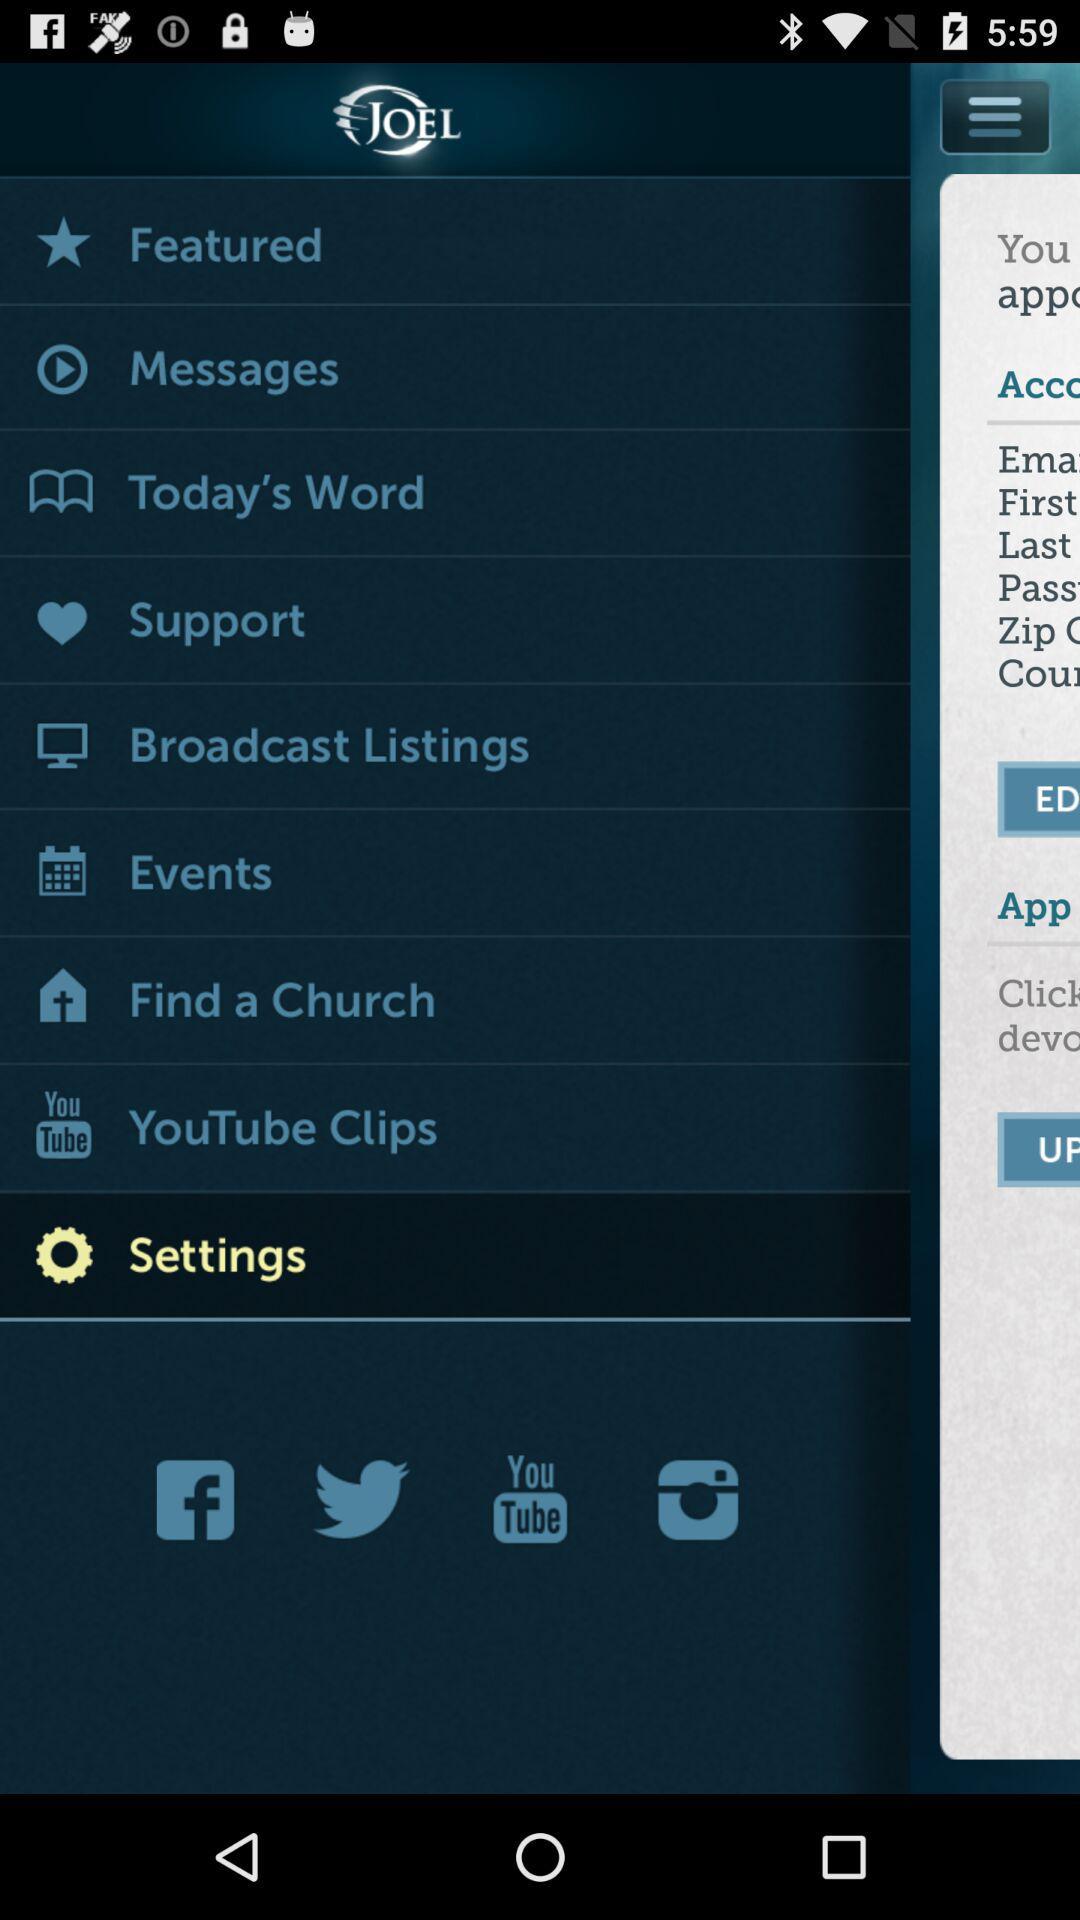 The image size is (1080, 1920). I want to click on the date_range icon, so click(529, 1605).